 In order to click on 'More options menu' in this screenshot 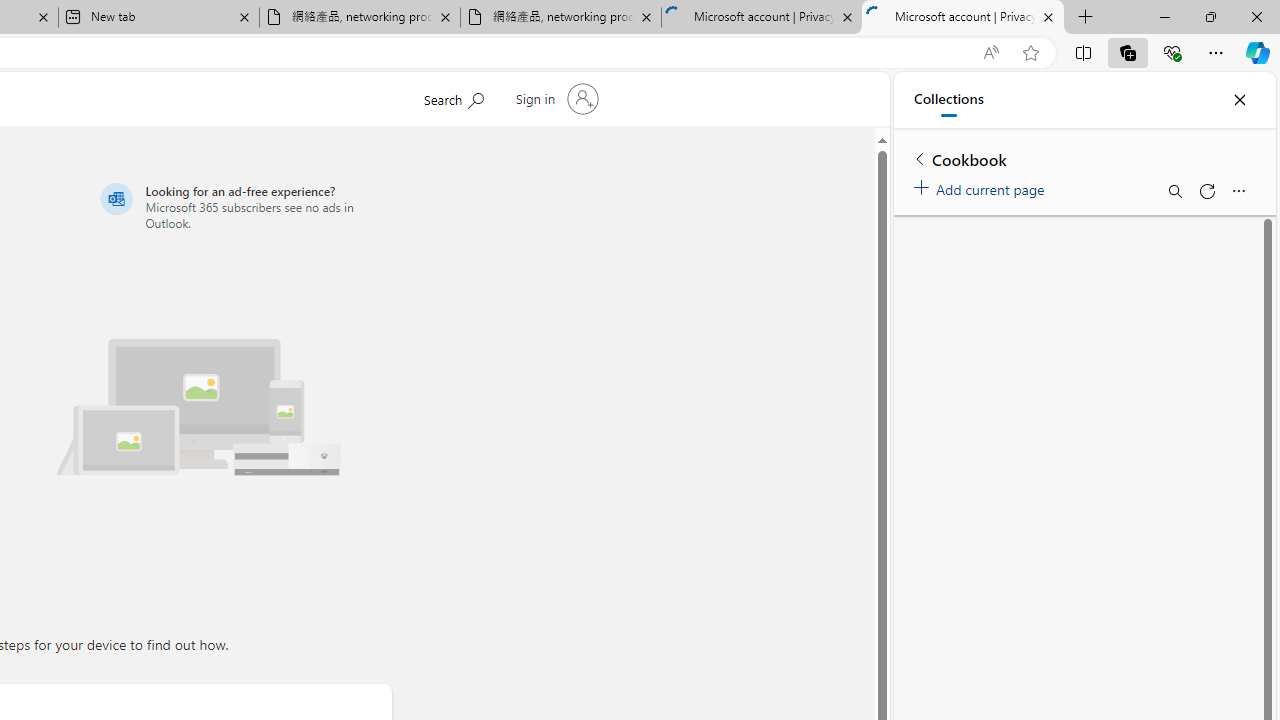, I will do `click(1237, 191)`.